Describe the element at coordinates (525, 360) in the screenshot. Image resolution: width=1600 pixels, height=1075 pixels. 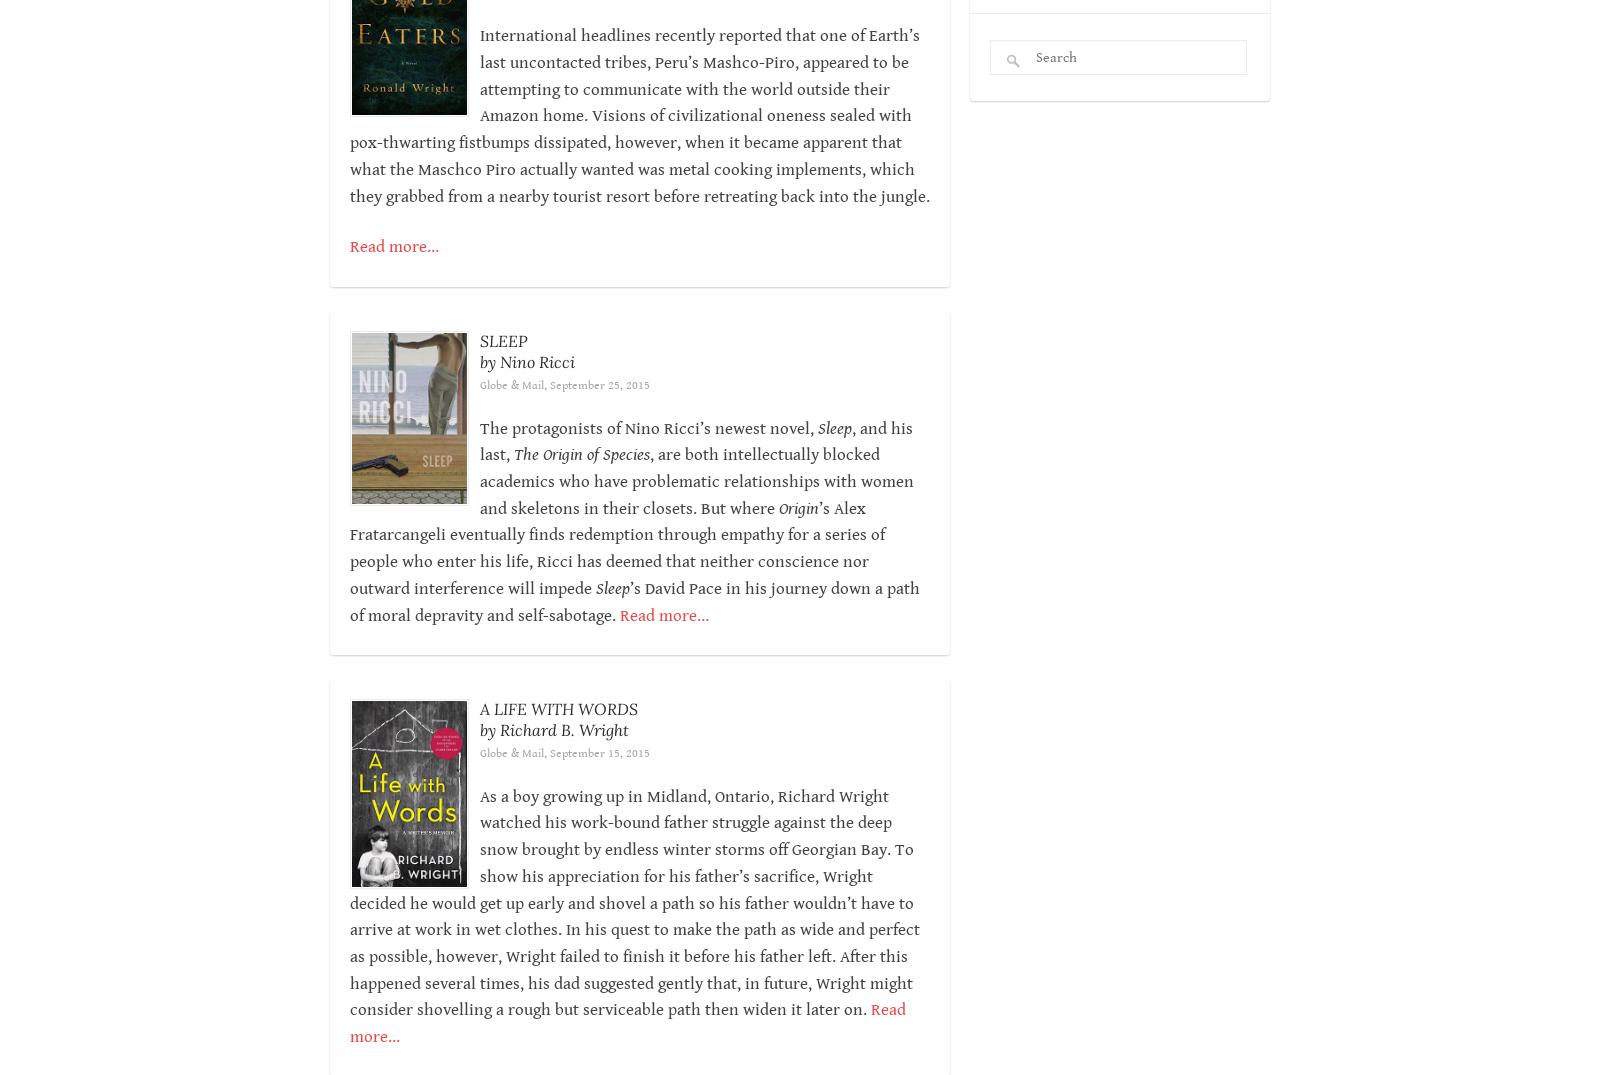
I see `'by Nino Ricci'` at that location.